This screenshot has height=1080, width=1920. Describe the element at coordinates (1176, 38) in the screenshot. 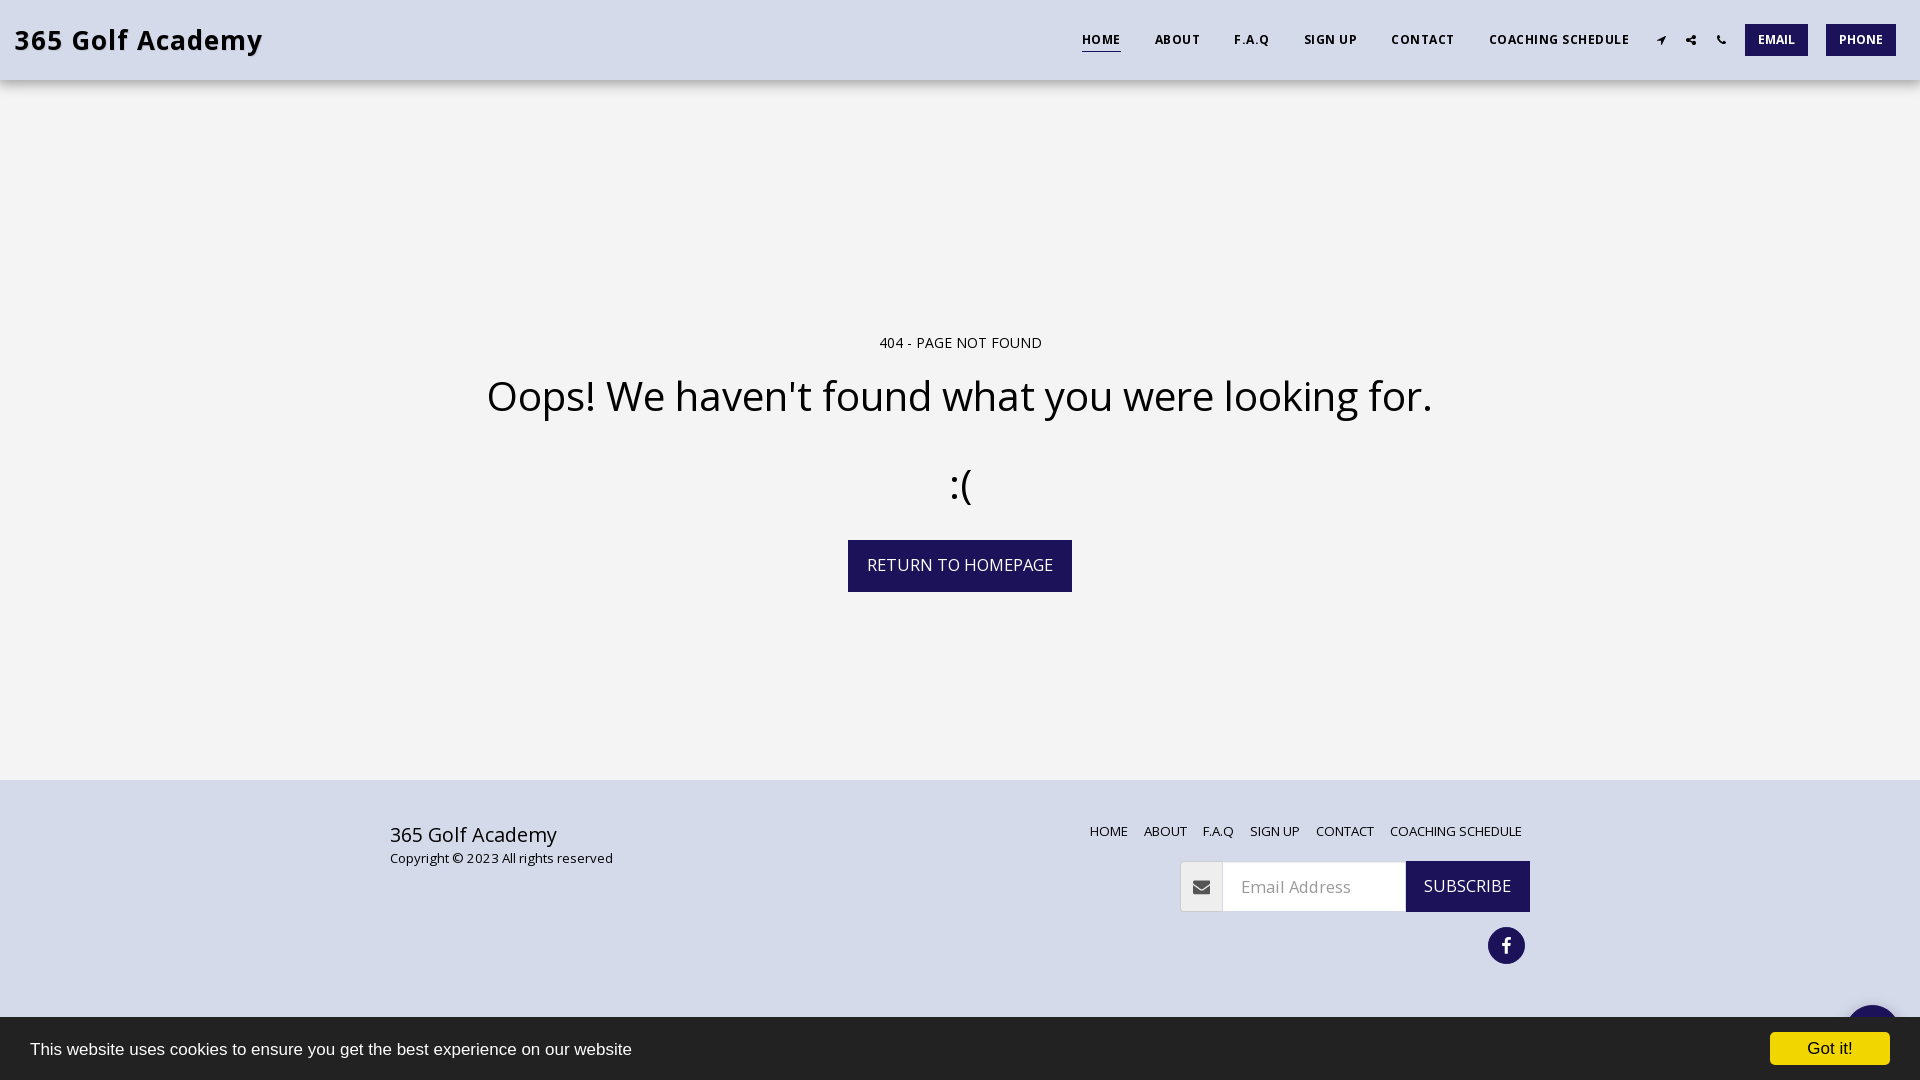

I see `'ABOUT'` at that location.